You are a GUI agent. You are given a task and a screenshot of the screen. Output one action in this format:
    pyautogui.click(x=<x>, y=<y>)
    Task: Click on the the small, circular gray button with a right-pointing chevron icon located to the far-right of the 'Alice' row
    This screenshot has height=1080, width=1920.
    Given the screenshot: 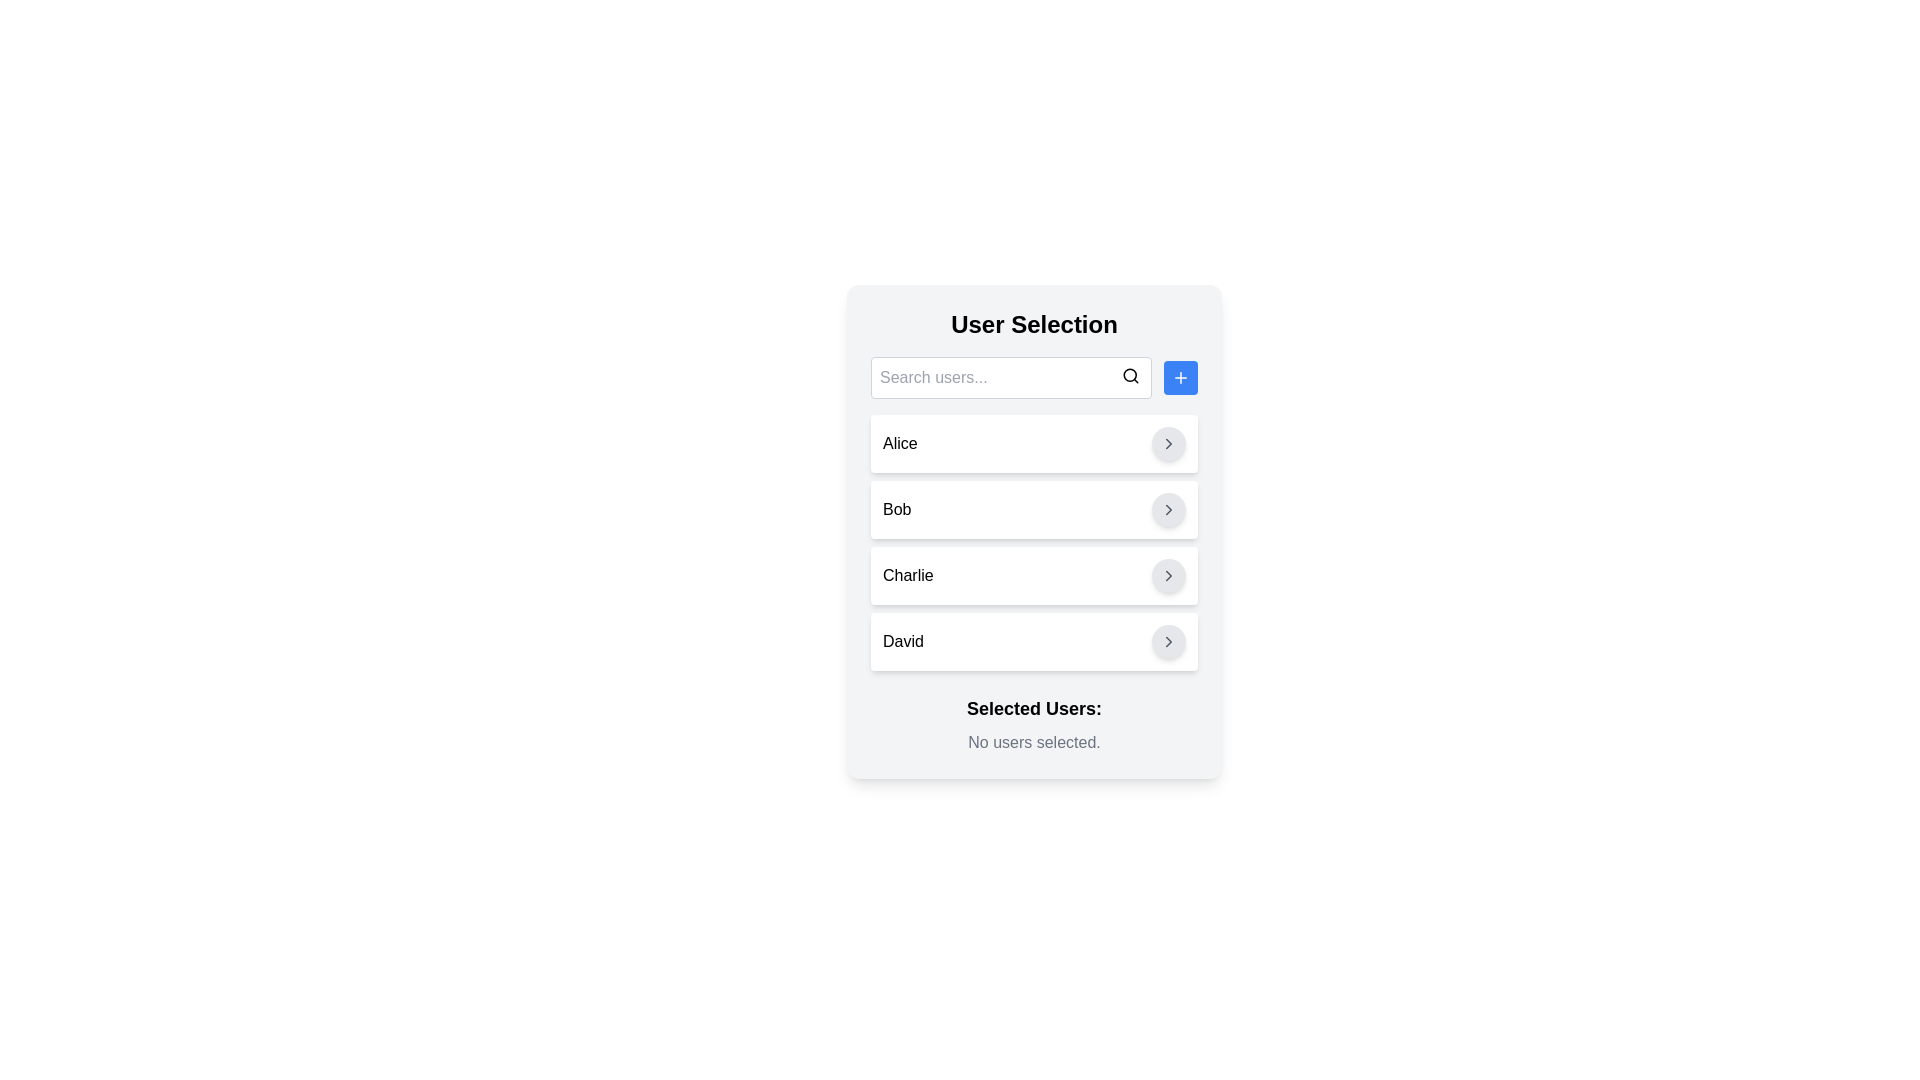 What is the action you would take?
    pyautogui.click(x=1169, y=442)
    